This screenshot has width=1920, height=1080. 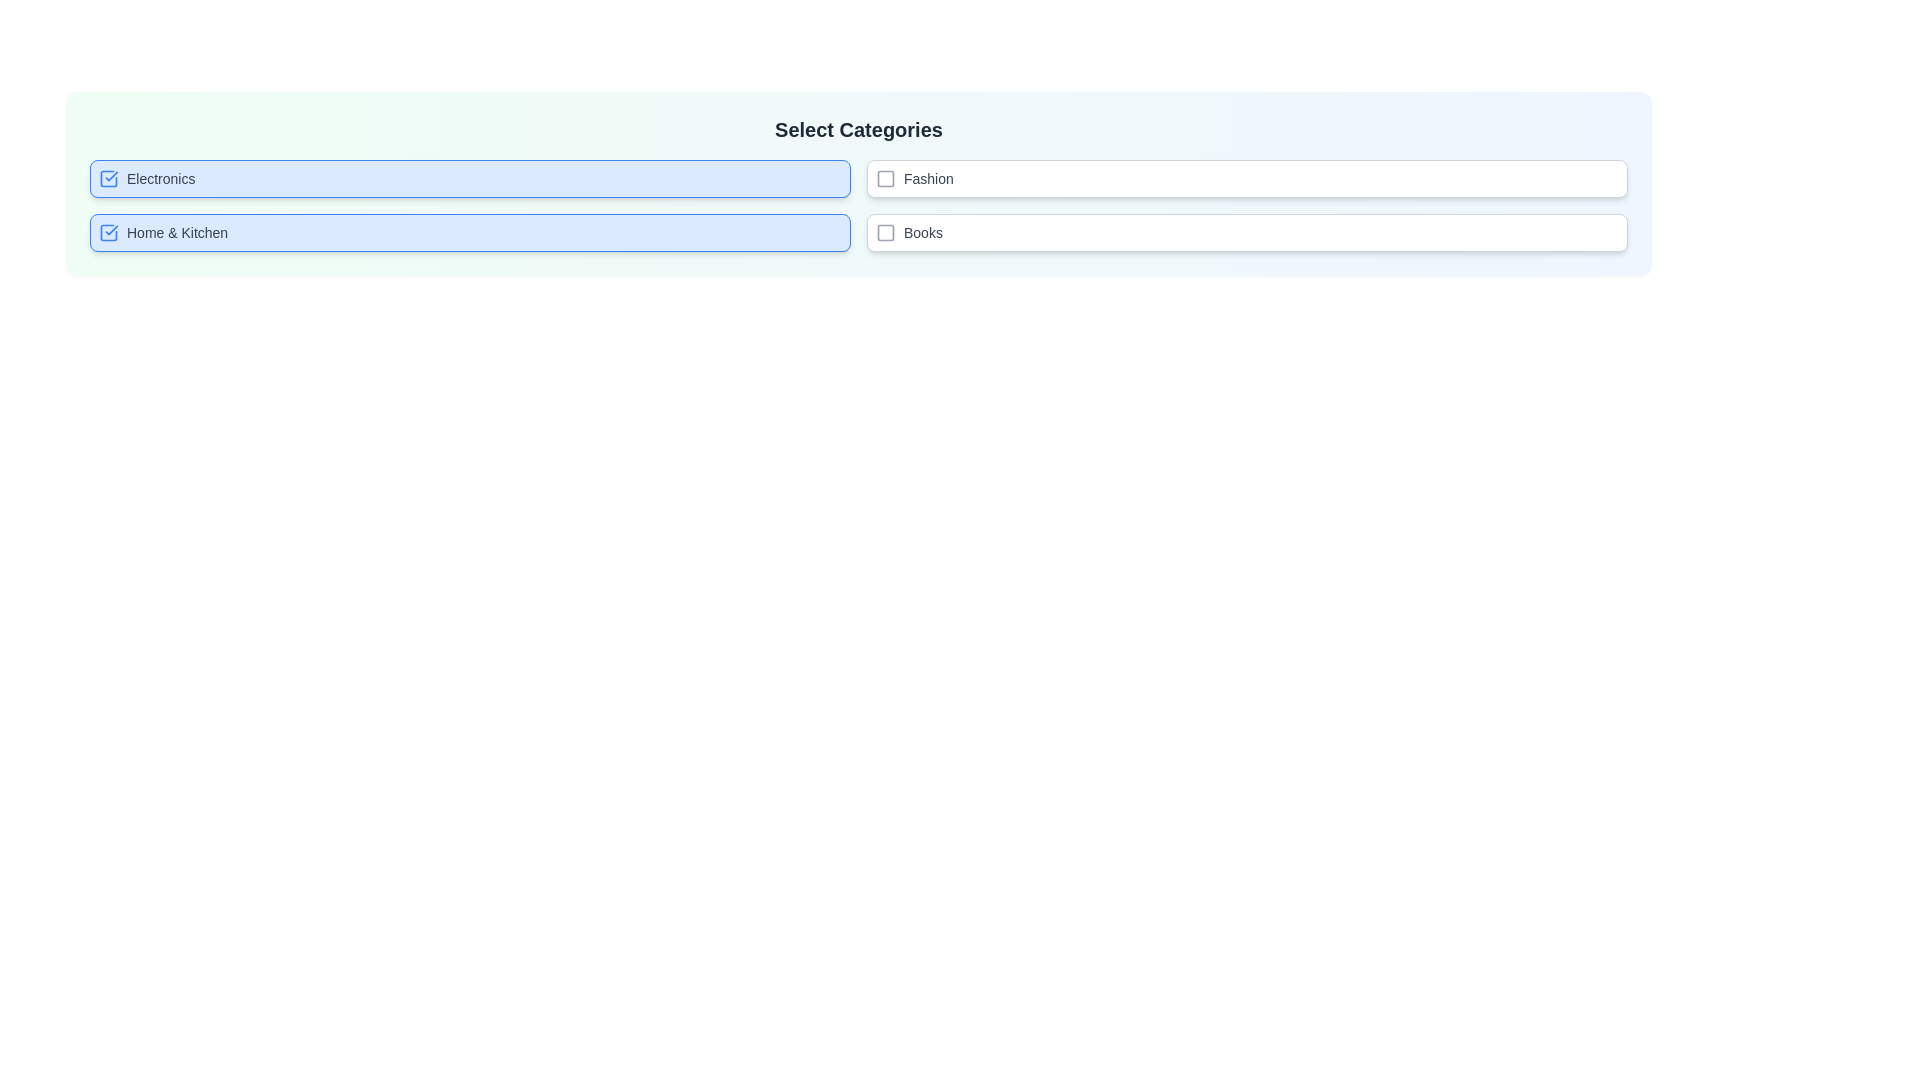 I want to click on the 'Electronics' category button, the leftmost button in the upper row of the category options grid, to trigger hover effects, so click(x=469, y=177).